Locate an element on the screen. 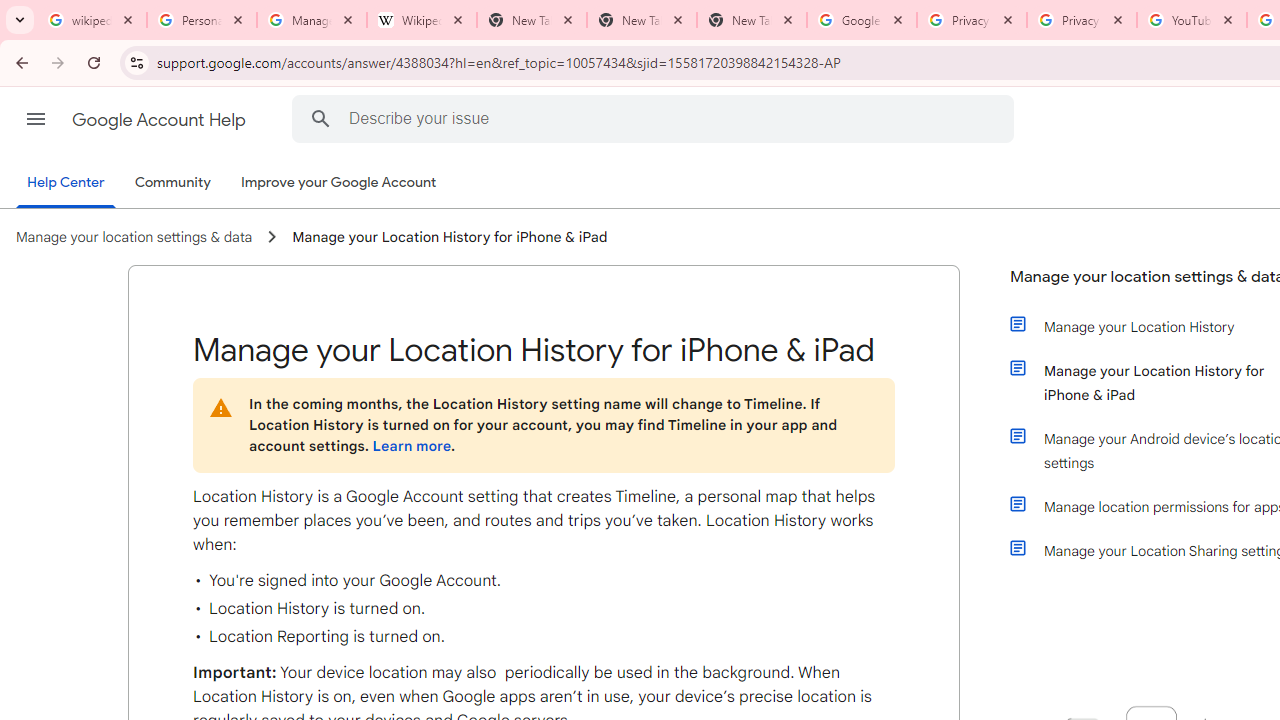 The height and width of the screenshot is (720, 1280). 'Improve your Google Account' is located at coordinates (339, 183).